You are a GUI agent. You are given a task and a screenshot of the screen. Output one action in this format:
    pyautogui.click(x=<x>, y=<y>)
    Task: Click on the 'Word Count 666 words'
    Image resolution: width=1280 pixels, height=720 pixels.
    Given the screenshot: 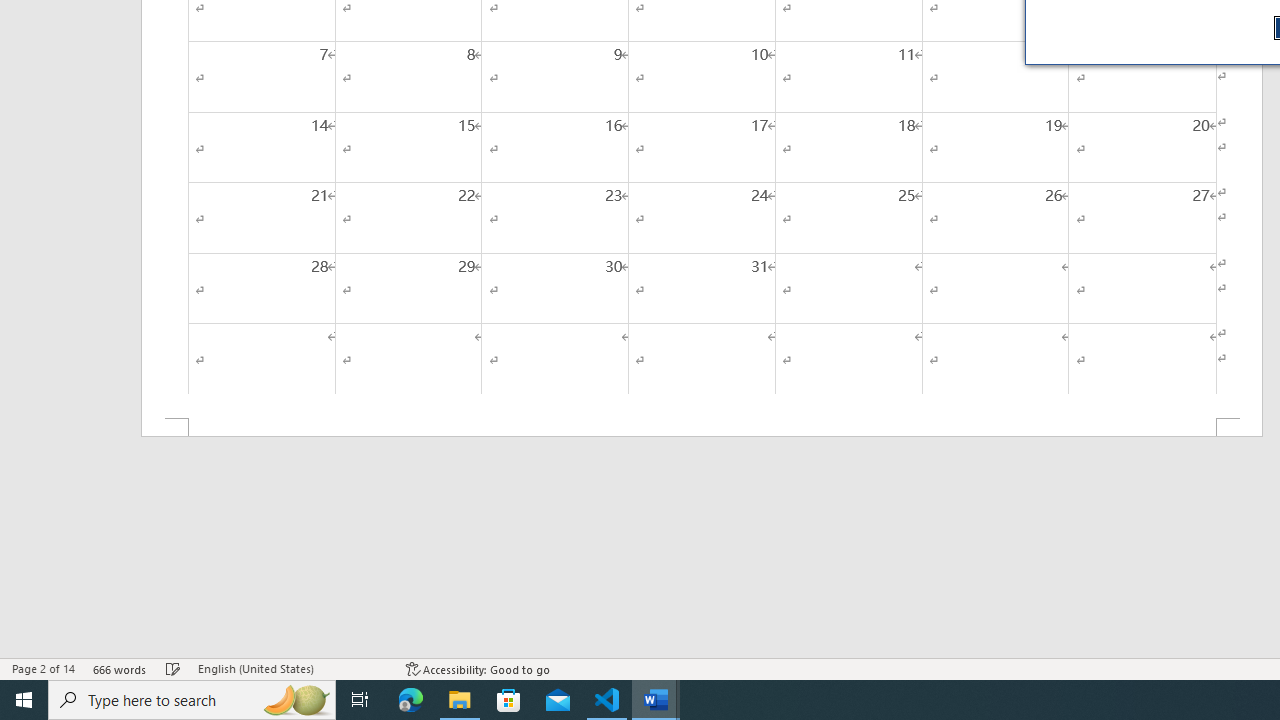 What is the action you would take?
    pyautogui.click(x=119, y=669)
    